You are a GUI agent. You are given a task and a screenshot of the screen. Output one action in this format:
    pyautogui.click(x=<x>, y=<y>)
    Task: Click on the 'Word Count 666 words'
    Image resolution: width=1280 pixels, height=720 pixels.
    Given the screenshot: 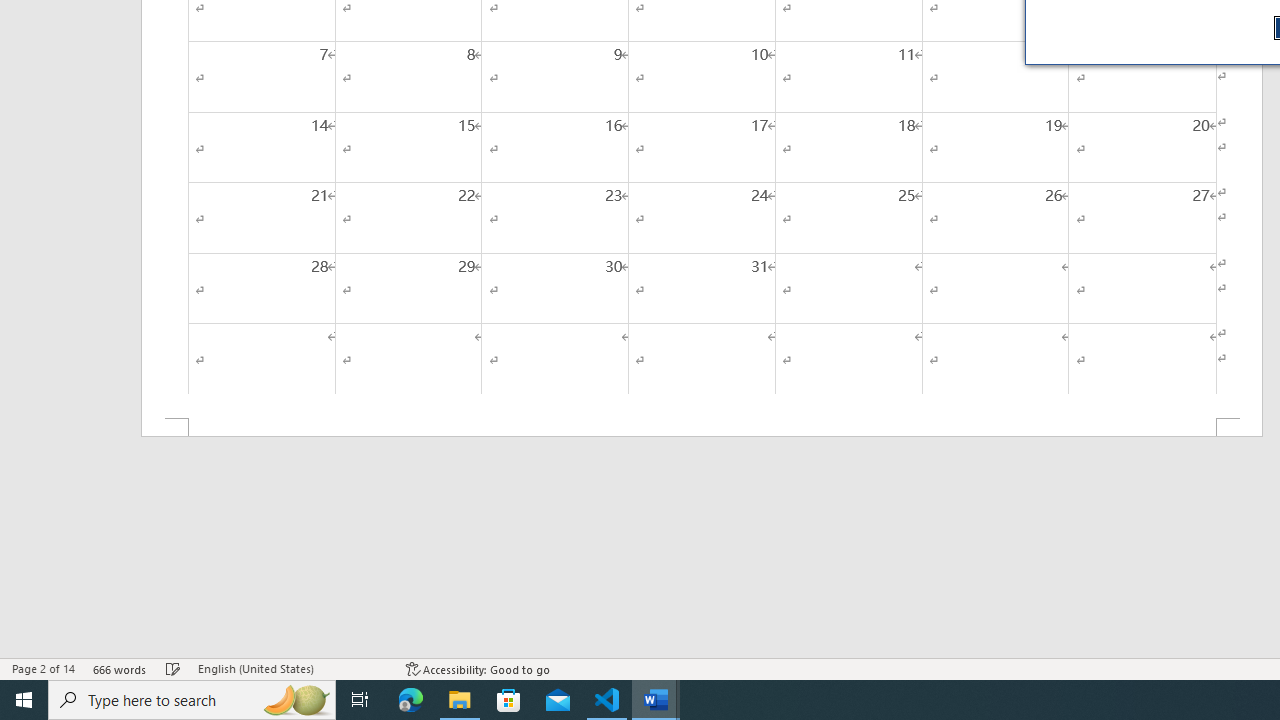 What is the action you would take?
    pyautogui.click(x=119, y=669)
    